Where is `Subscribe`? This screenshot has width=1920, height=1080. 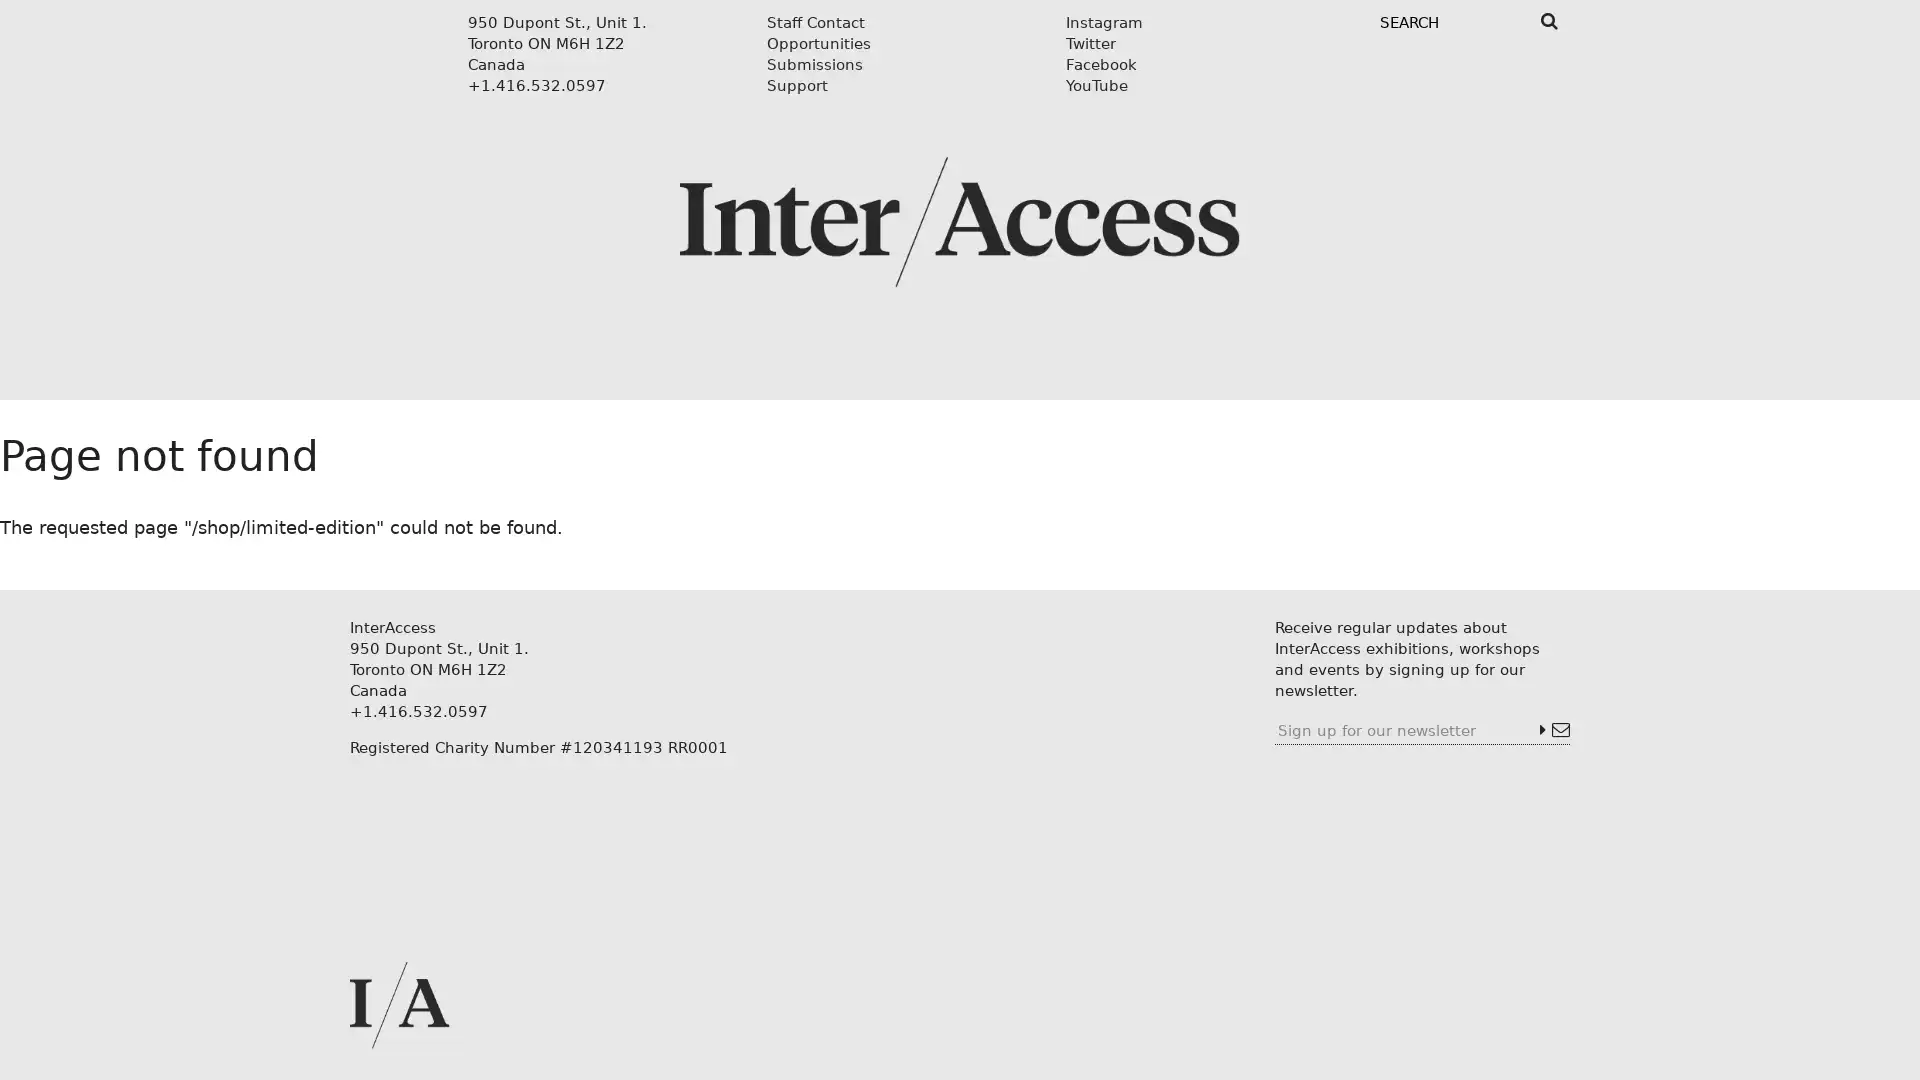 Subscribe is located at coordinates (1553, 730).